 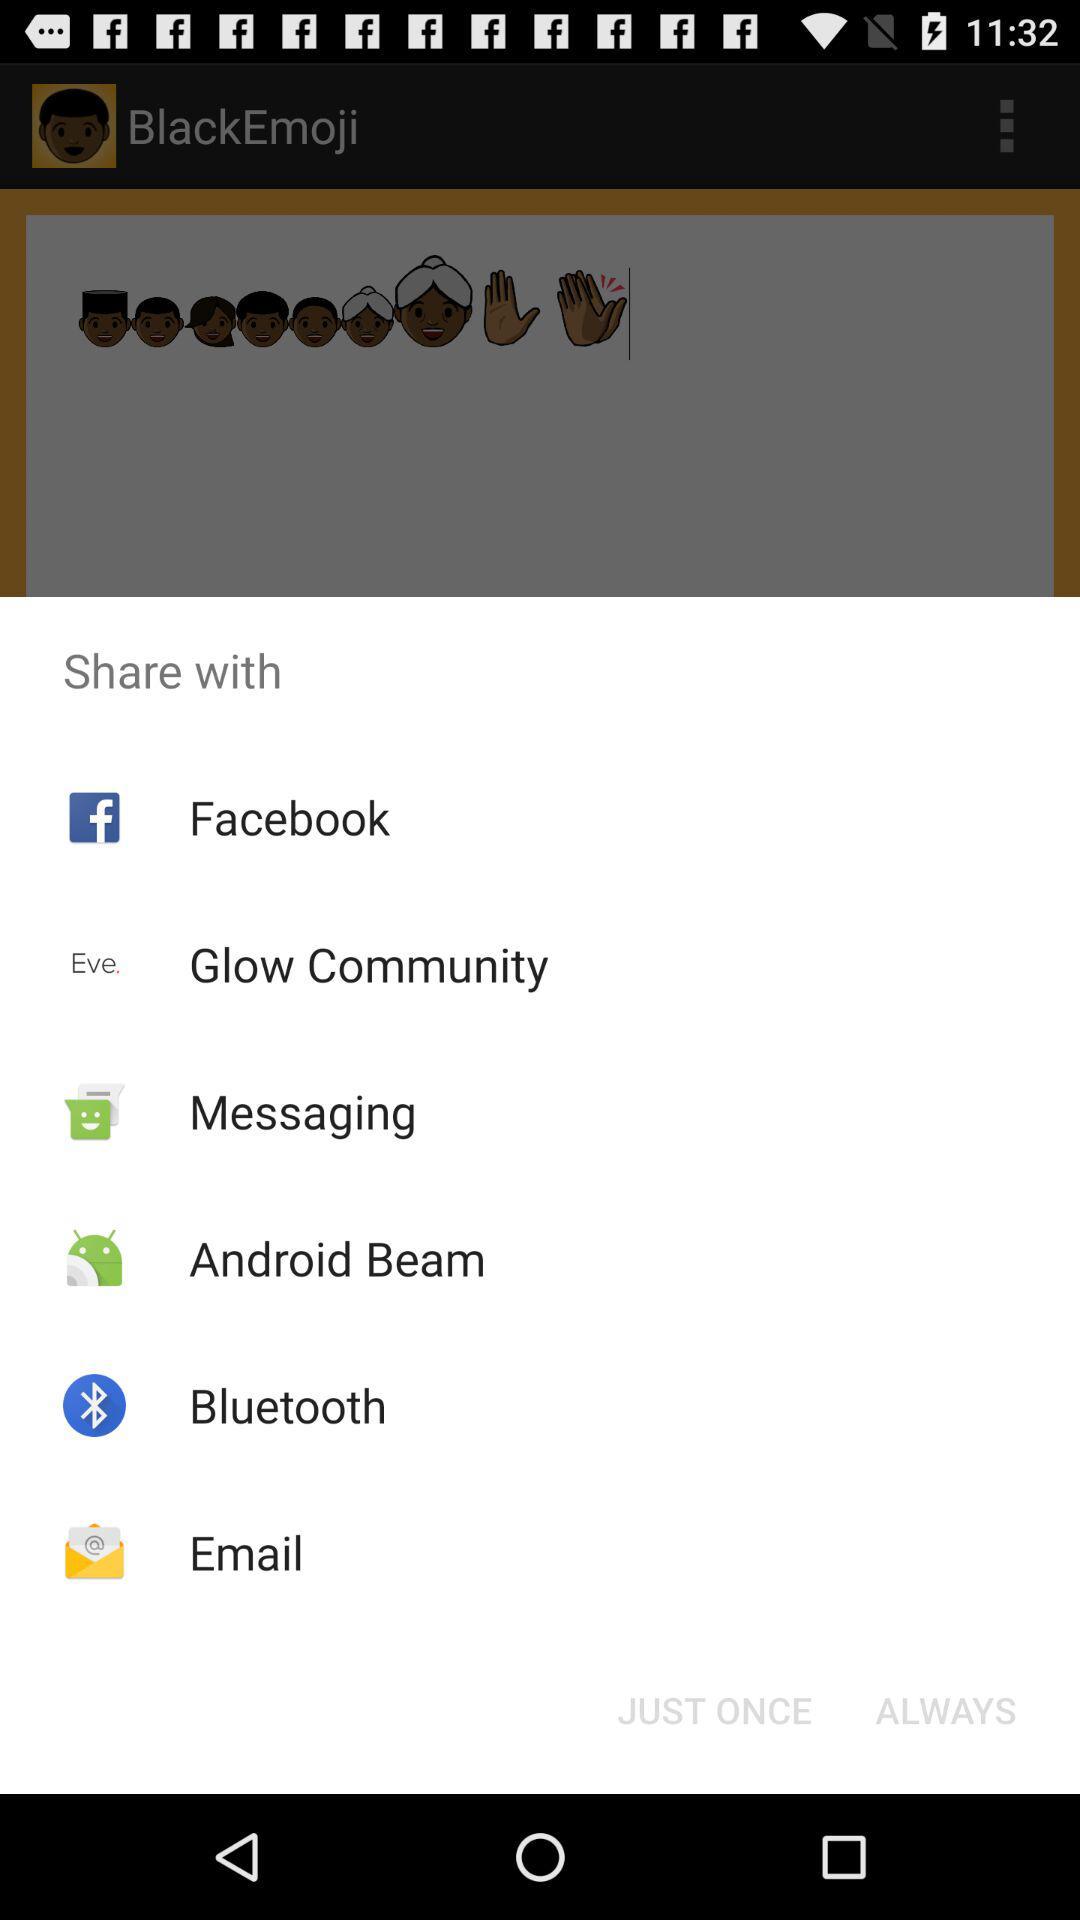 I want to click on the app above the bluetooth, so click(x=336, y=1257).